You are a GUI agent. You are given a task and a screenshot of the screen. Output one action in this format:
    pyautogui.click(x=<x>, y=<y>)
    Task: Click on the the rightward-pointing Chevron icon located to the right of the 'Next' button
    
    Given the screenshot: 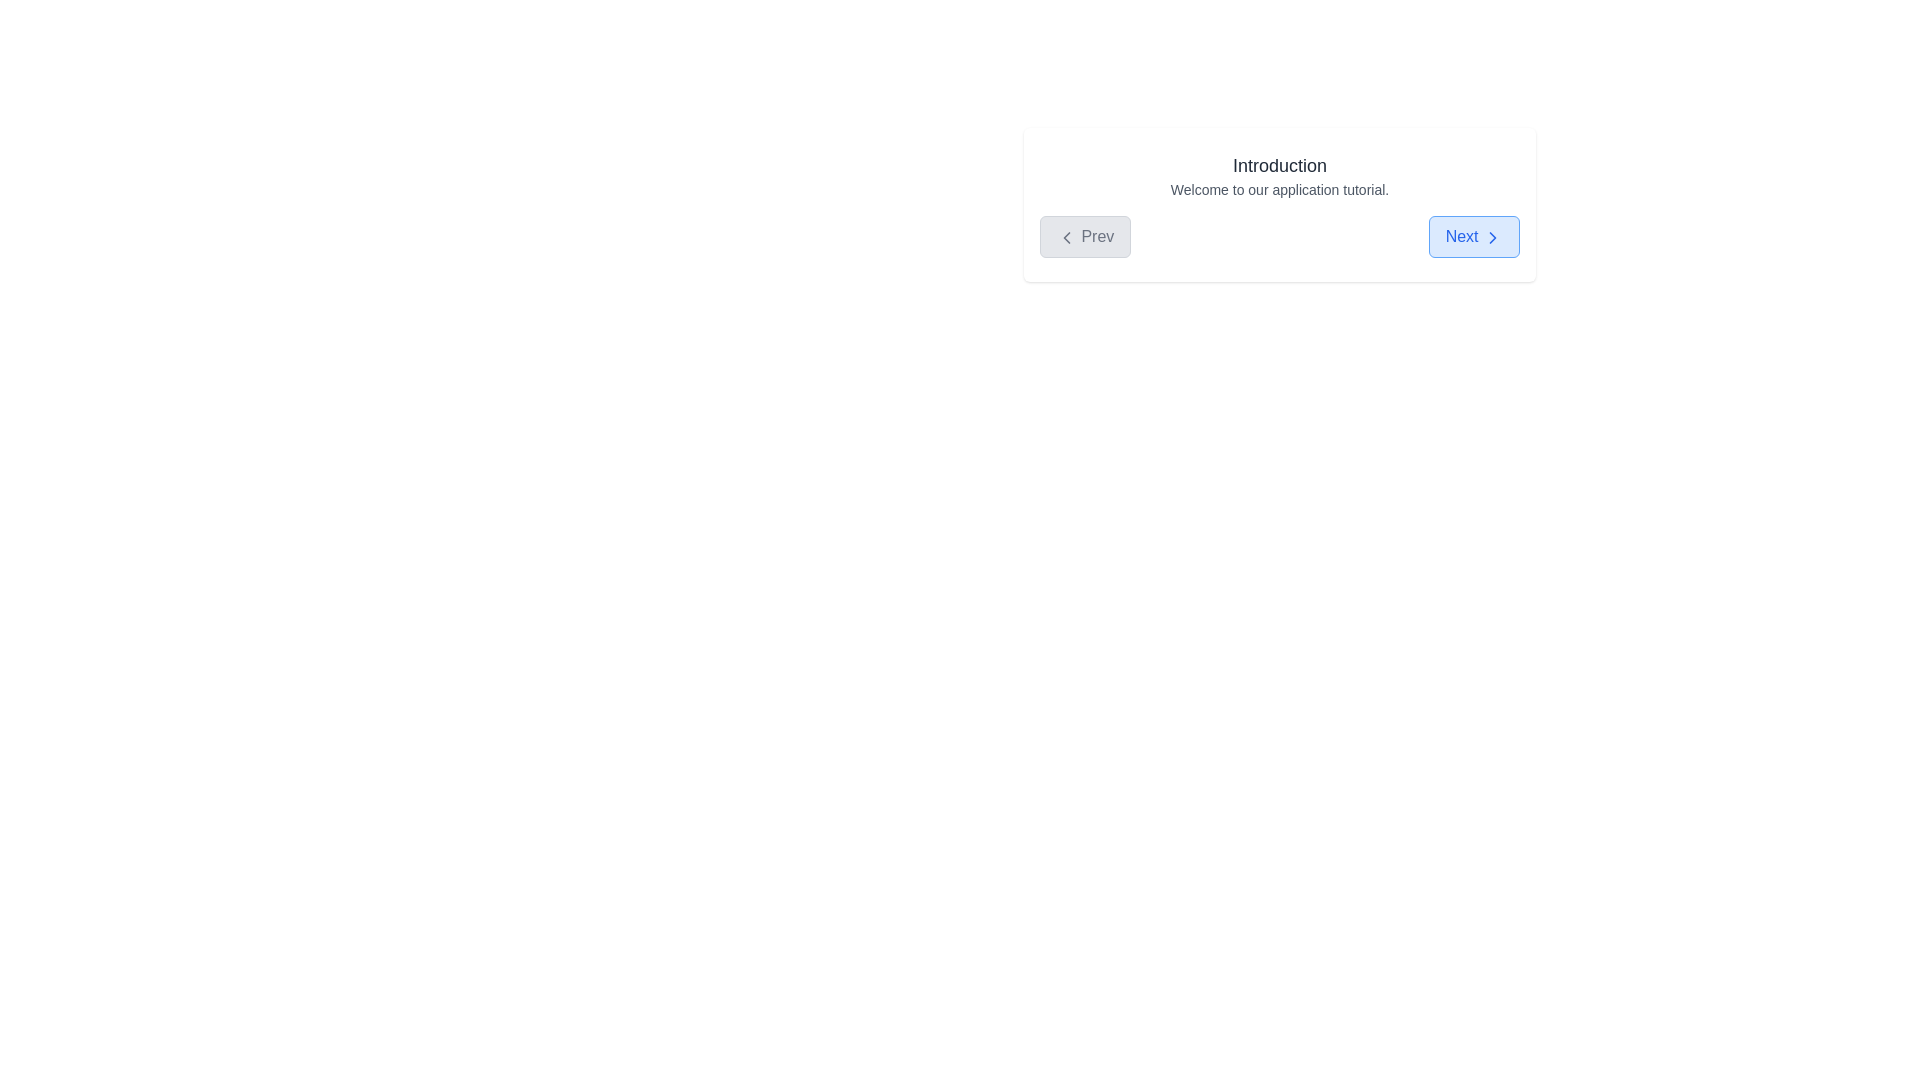 What is the action you would take?
    pyautogui.click(x=1492, y=235)
    